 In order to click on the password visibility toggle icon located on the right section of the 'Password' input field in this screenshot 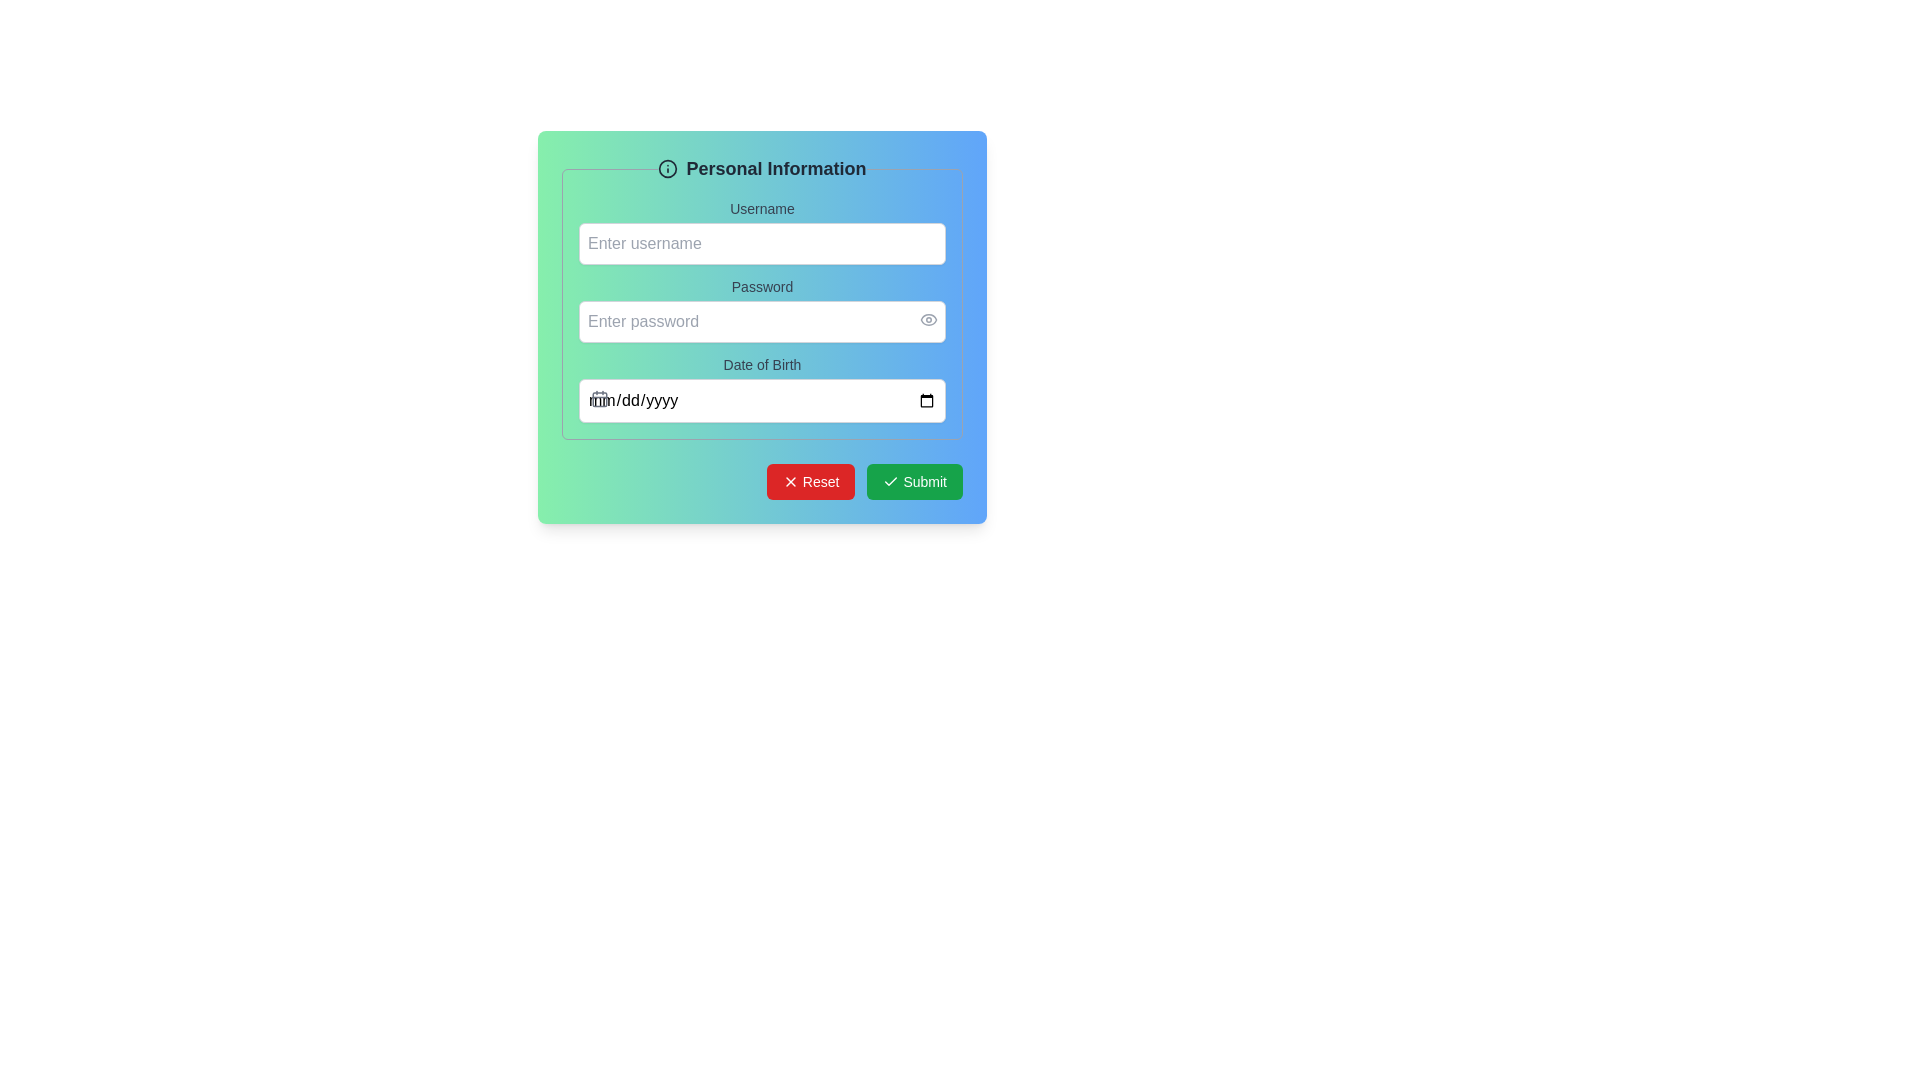, I will do `click(928, 319)`.